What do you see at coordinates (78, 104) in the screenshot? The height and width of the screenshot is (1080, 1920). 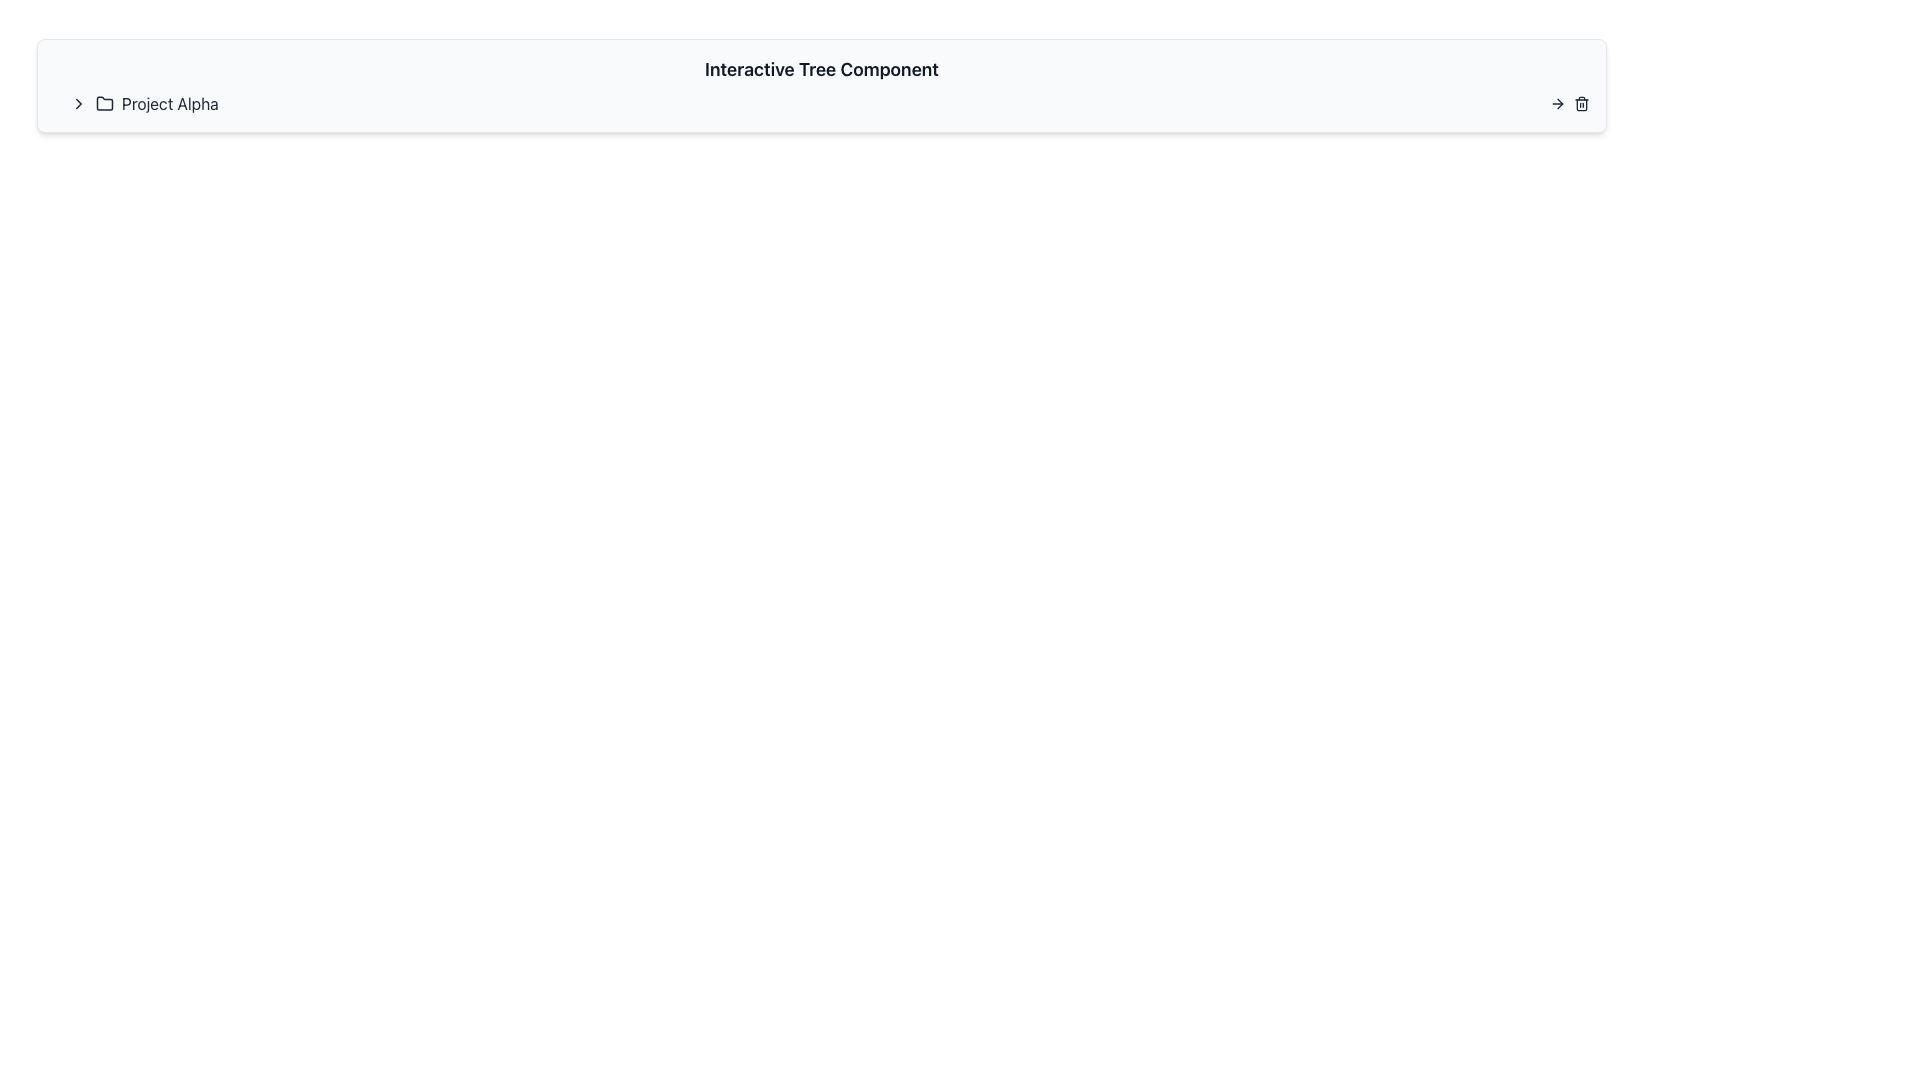 I see `the chevron button located at the start of the 'Project Alpha' group to enable keyboard interactions` at bounding box center [78, 104].